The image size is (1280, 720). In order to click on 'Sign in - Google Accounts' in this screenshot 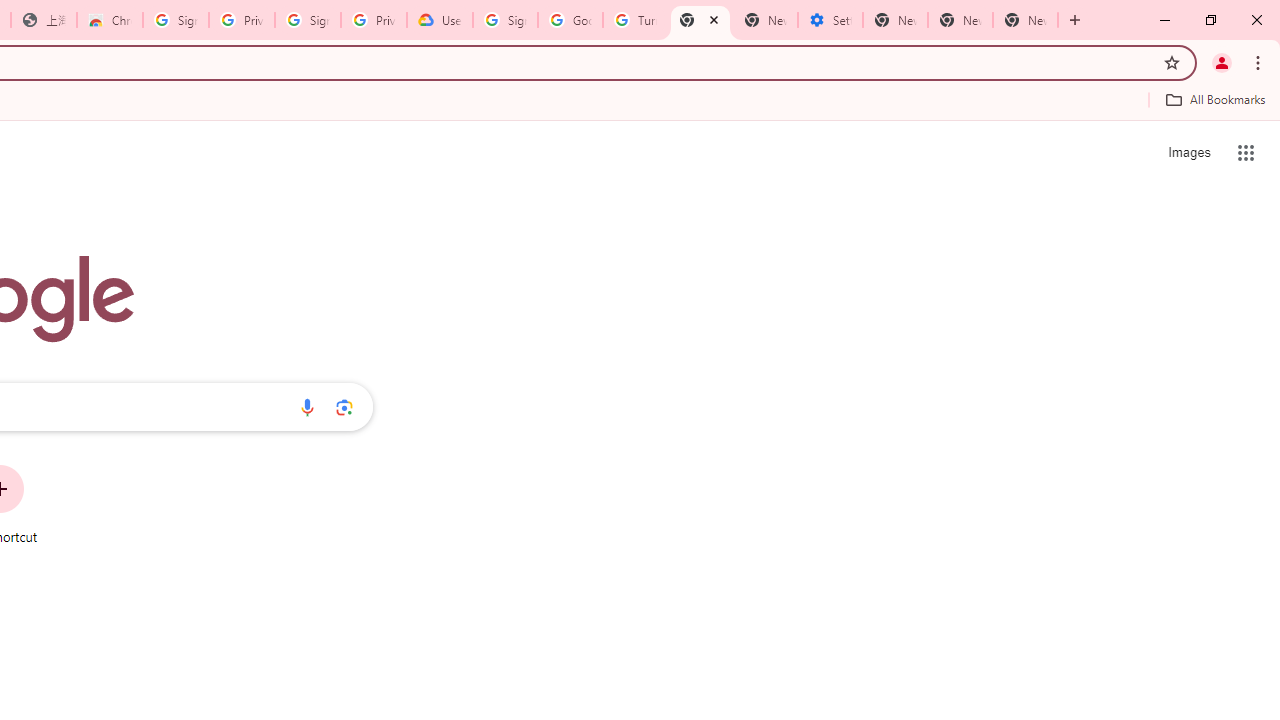, I will do `click(176, 20)`.